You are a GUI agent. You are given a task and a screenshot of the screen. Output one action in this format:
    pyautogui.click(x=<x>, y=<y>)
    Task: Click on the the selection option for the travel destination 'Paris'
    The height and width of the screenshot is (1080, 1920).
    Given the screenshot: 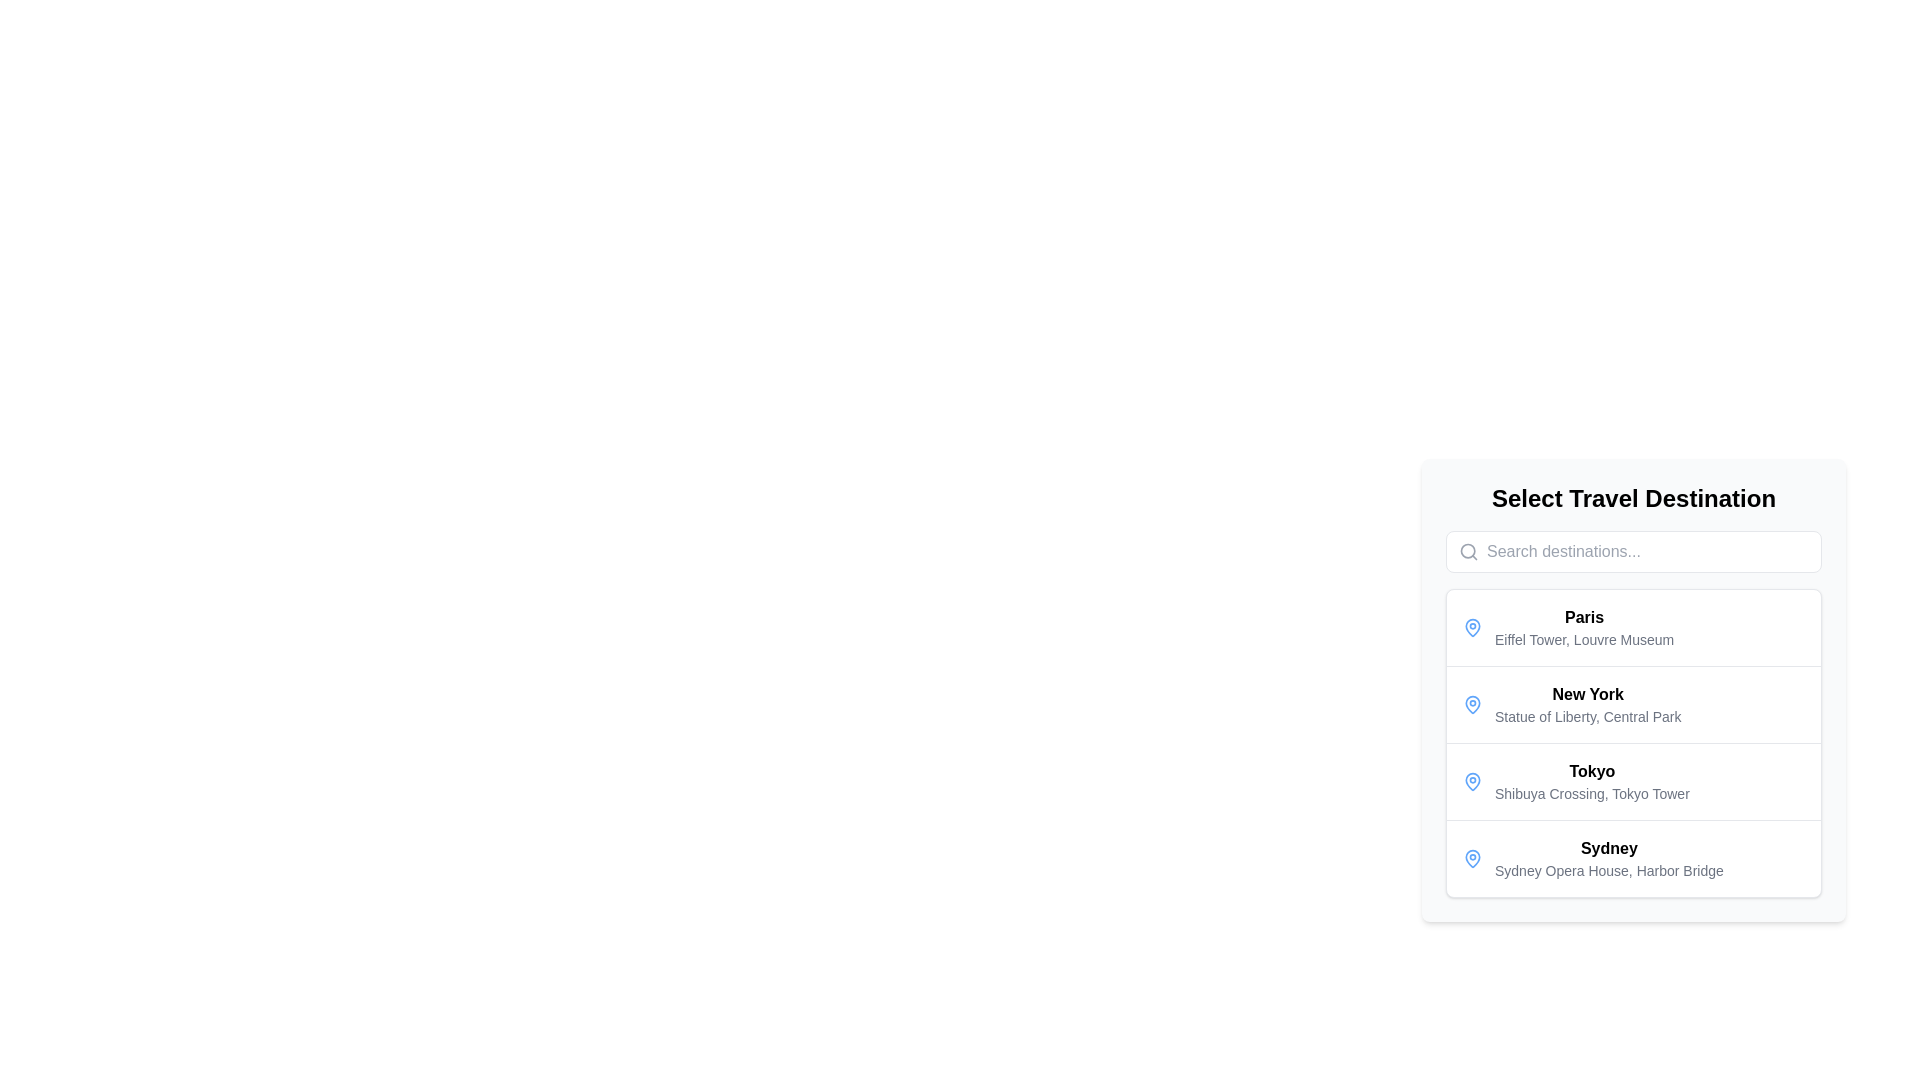 What is the action you would take?
    pyautogui.click(x=1583, y=627)
    